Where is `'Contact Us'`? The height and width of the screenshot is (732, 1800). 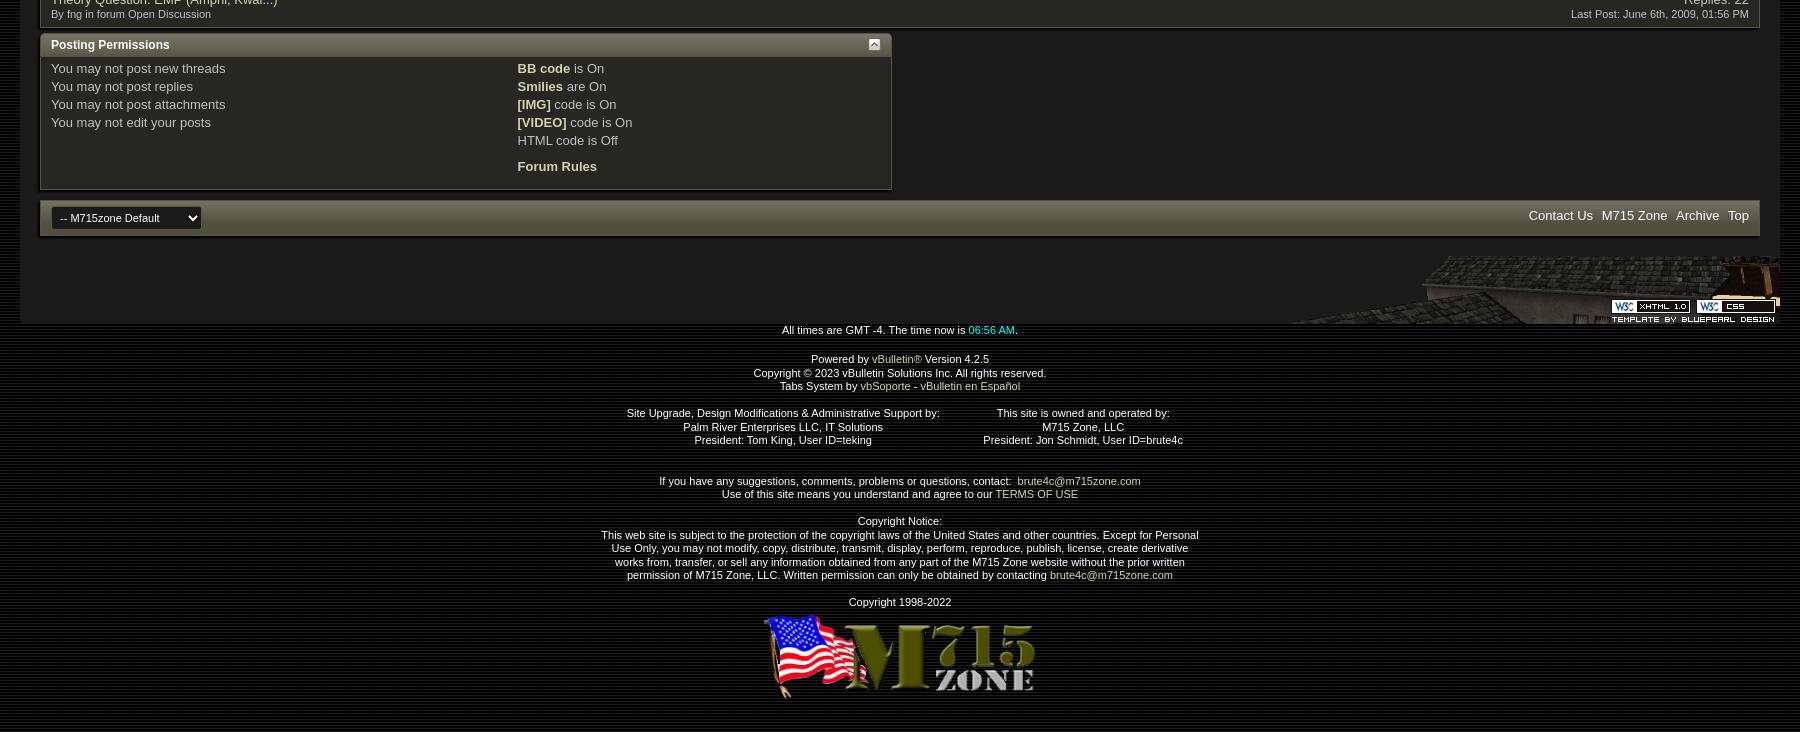 'Contact Us' is located at coordinates (1560, 213).